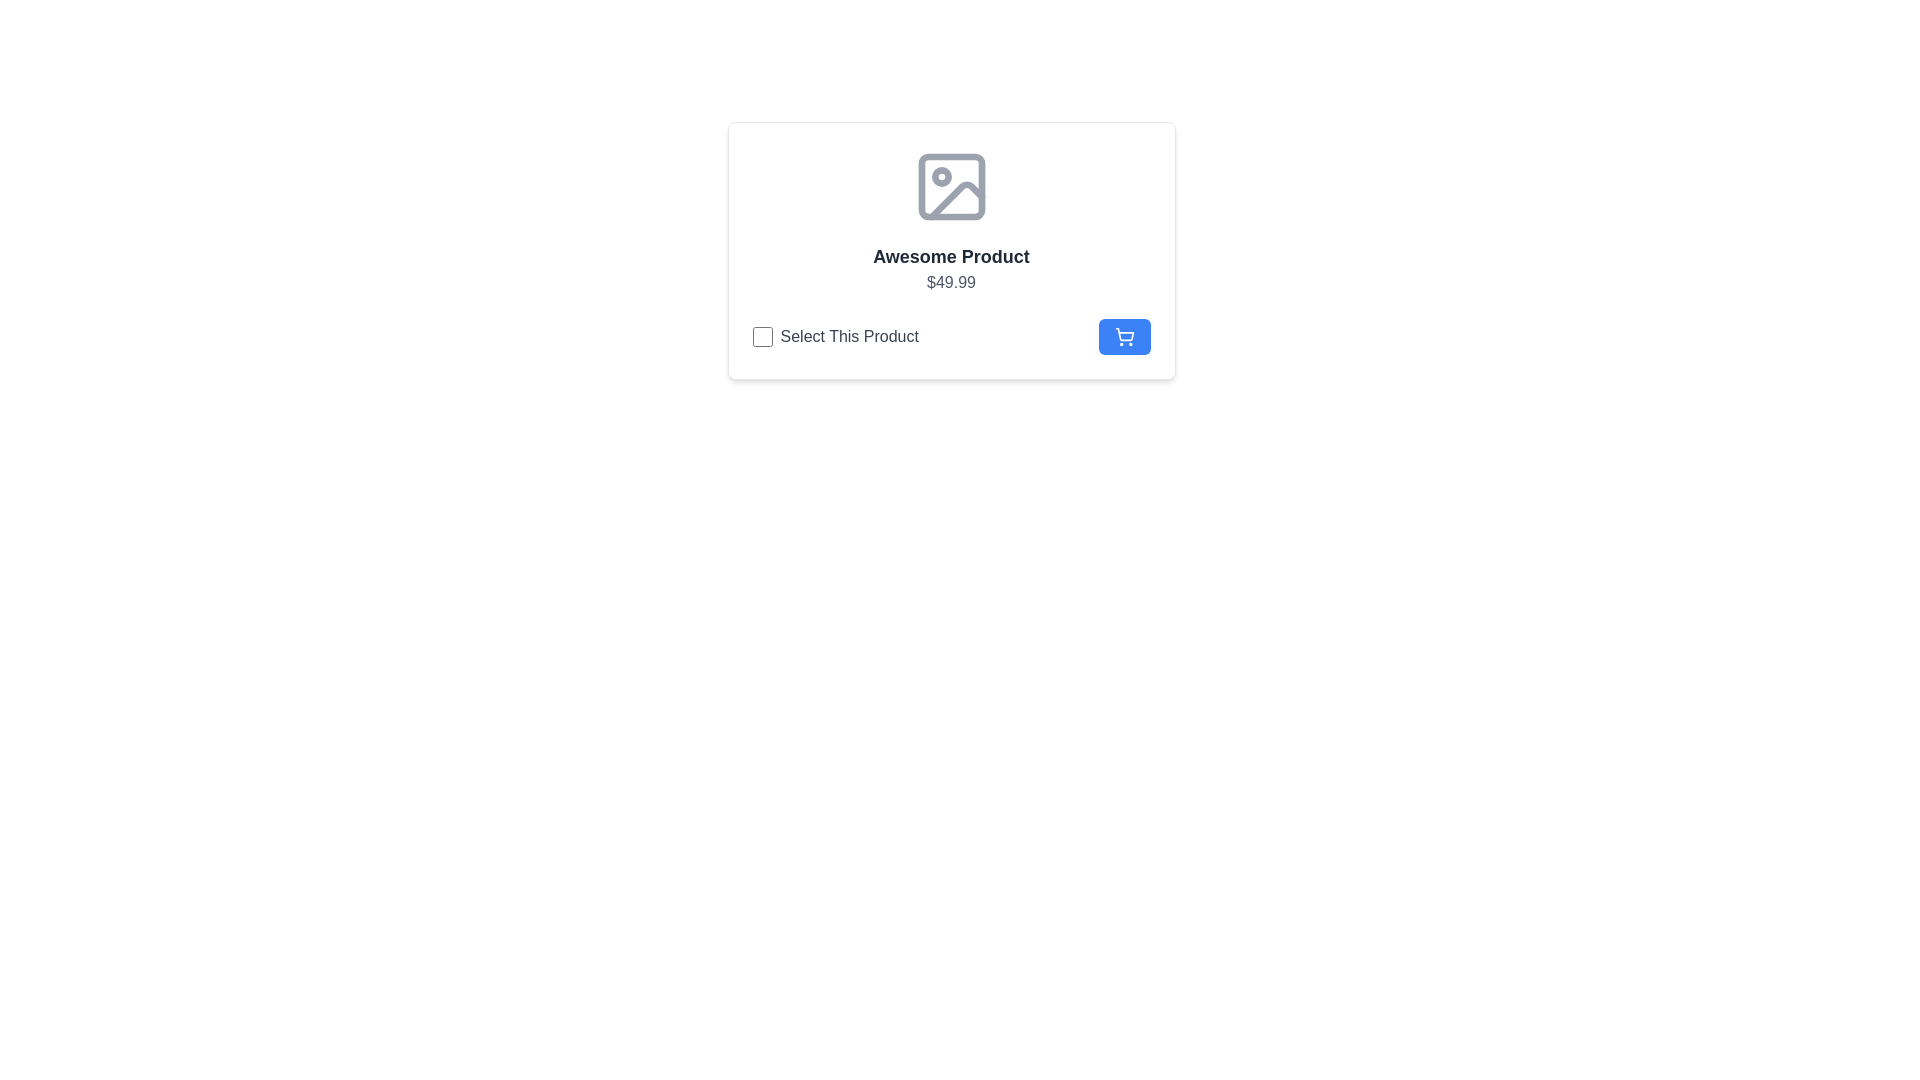 The width and height of the screenshot is (1920, 1080). I want to click on the text label displaying the value '$49.99', which is aligned centrally below the bold title 'Awesome Product', so click(950, 282).